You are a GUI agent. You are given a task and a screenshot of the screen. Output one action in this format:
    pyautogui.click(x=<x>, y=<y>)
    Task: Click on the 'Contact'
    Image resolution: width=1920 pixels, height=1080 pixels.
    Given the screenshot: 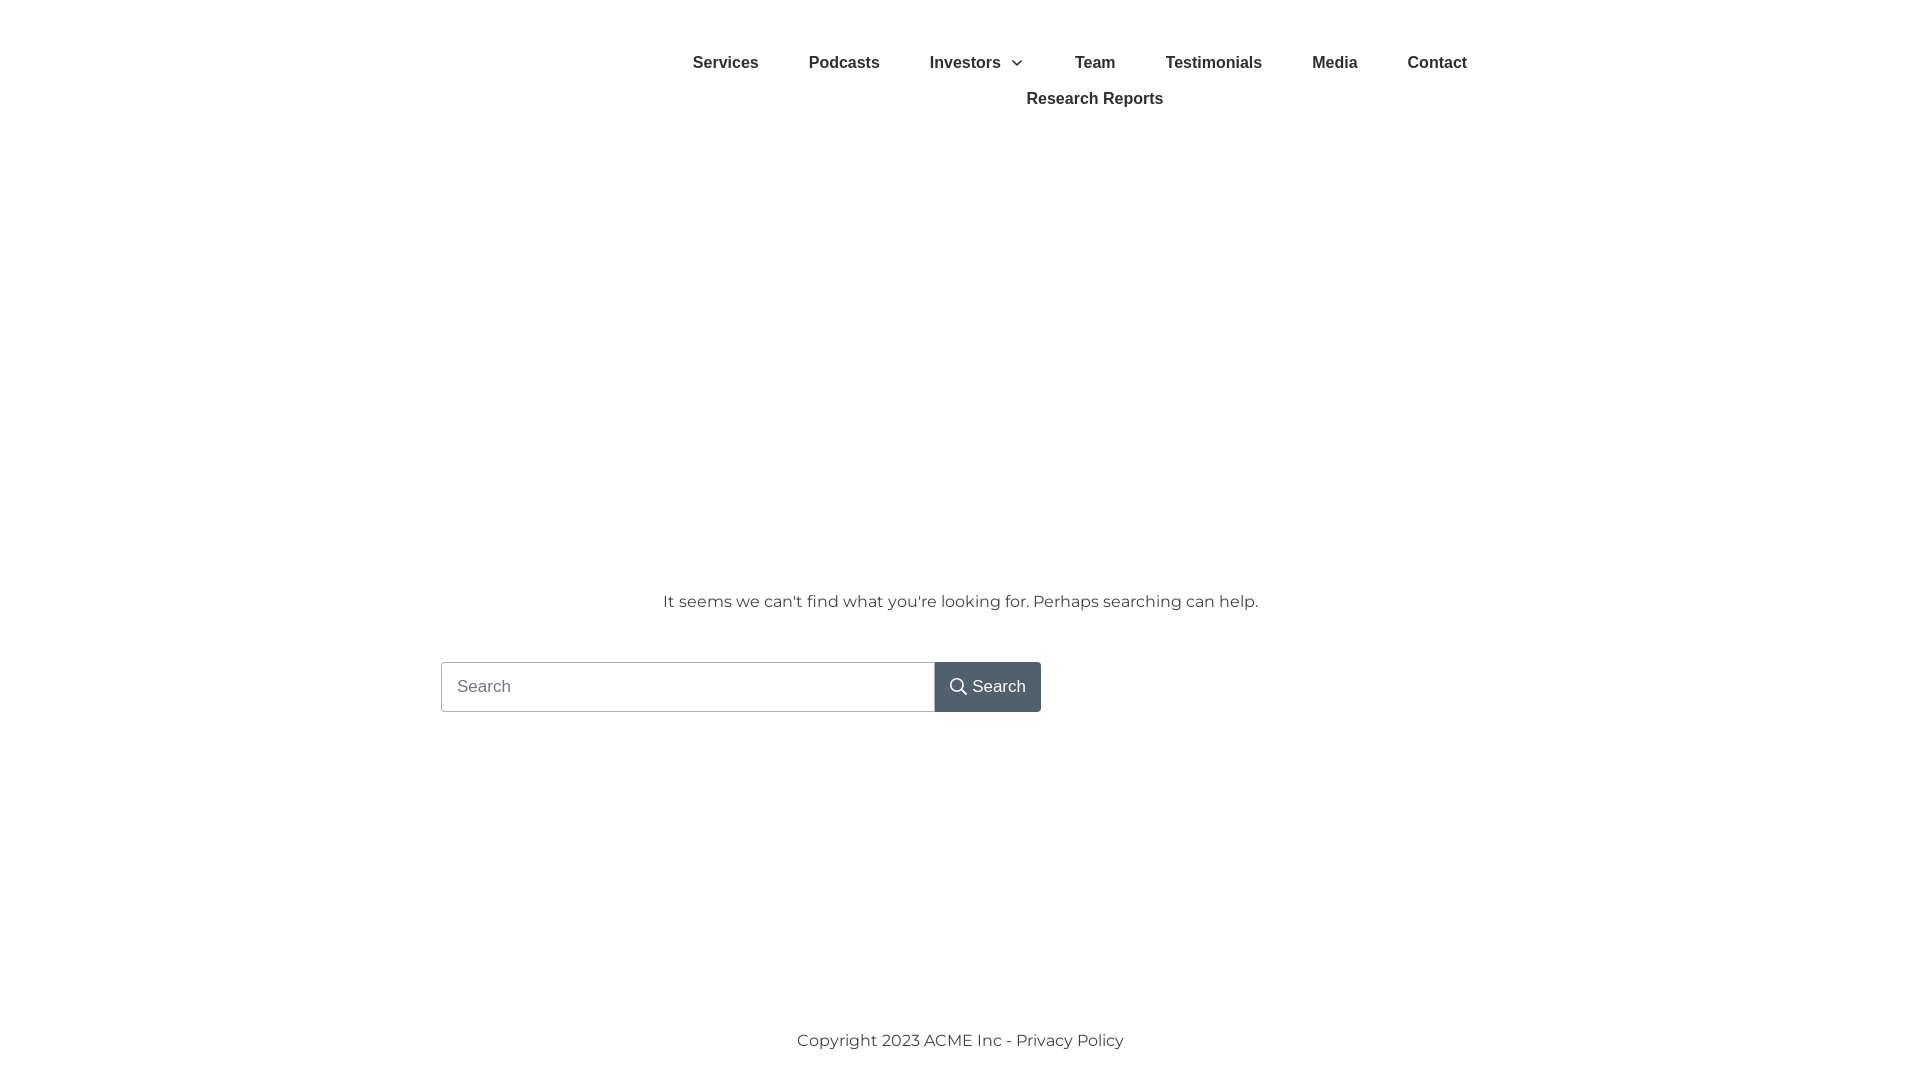 What is the action you would take?
    pyautogui.click(x=1437, y=61)
    